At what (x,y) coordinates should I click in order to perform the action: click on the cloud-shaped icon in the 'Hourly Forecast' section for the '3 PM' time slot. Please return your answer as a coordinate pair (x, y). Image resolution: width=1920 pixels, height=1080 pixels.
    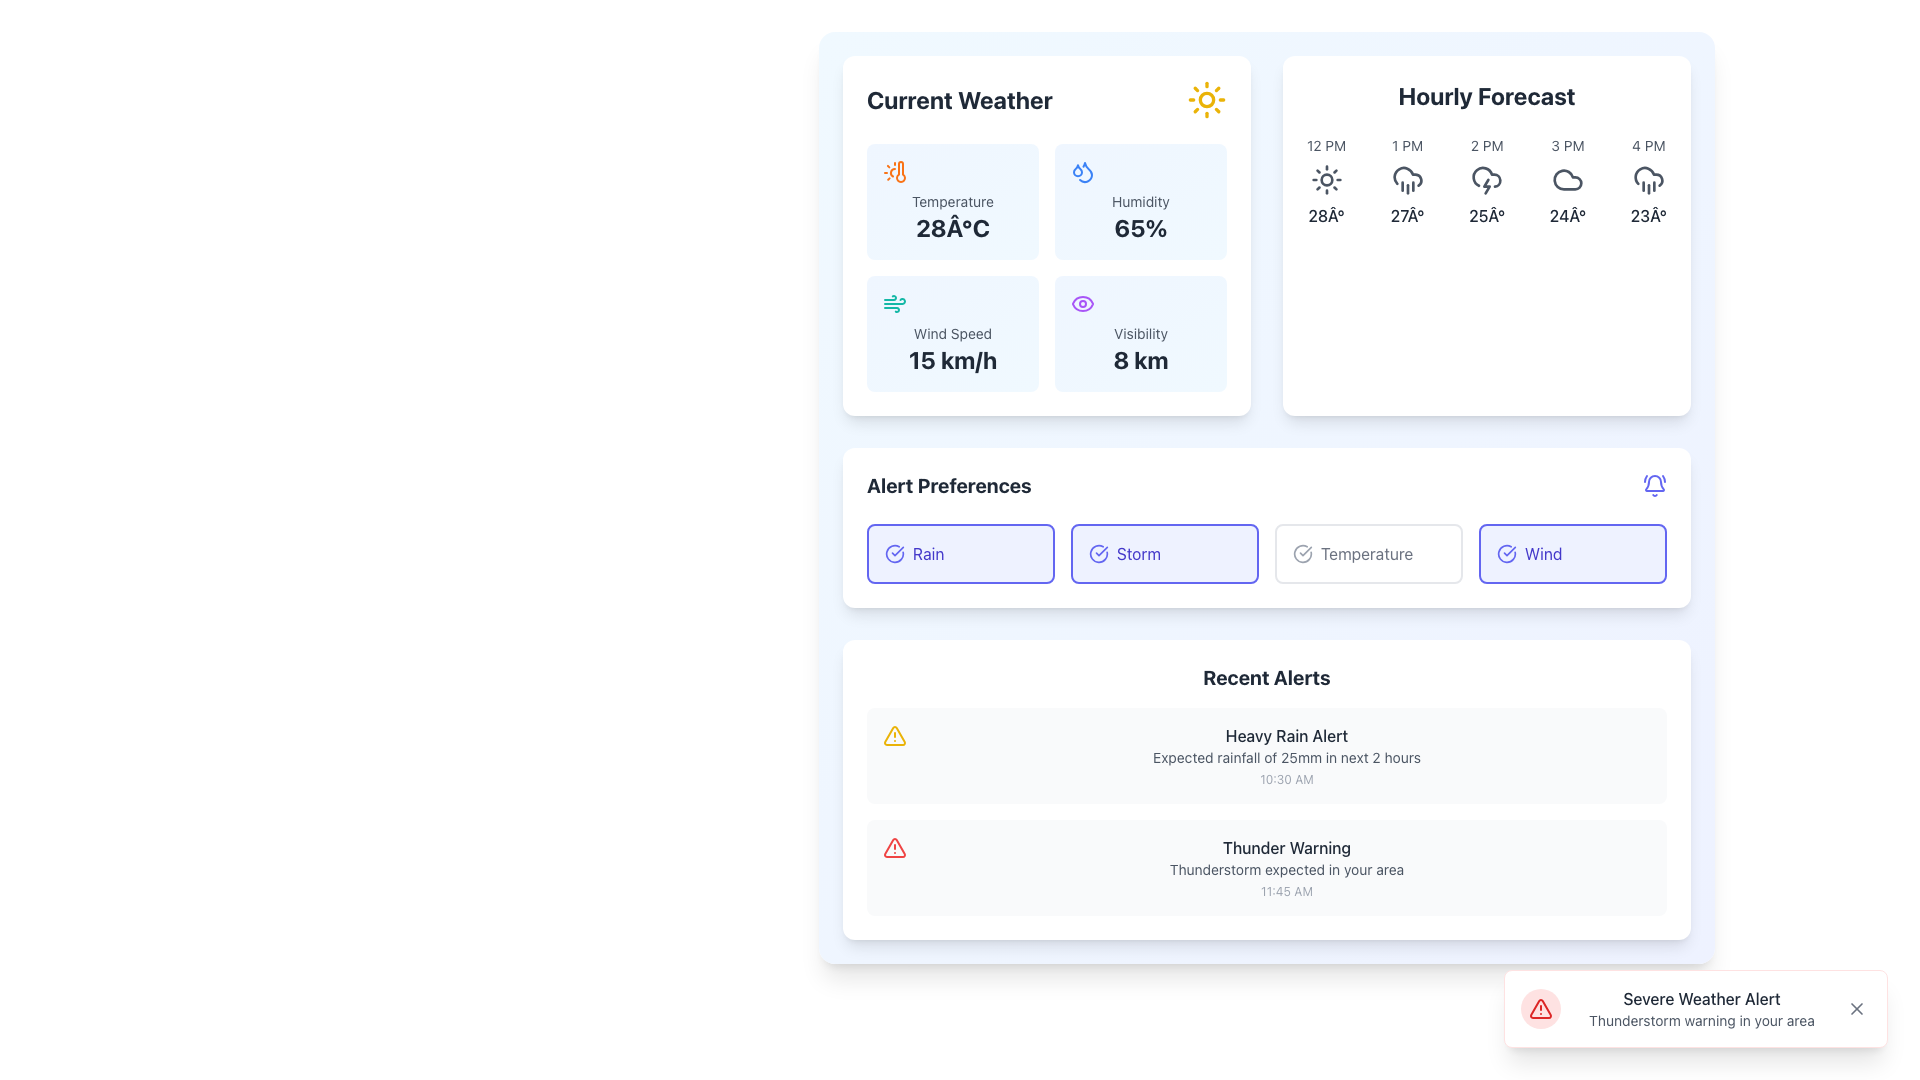
    Looking at the image, I should click on (1567, 180).